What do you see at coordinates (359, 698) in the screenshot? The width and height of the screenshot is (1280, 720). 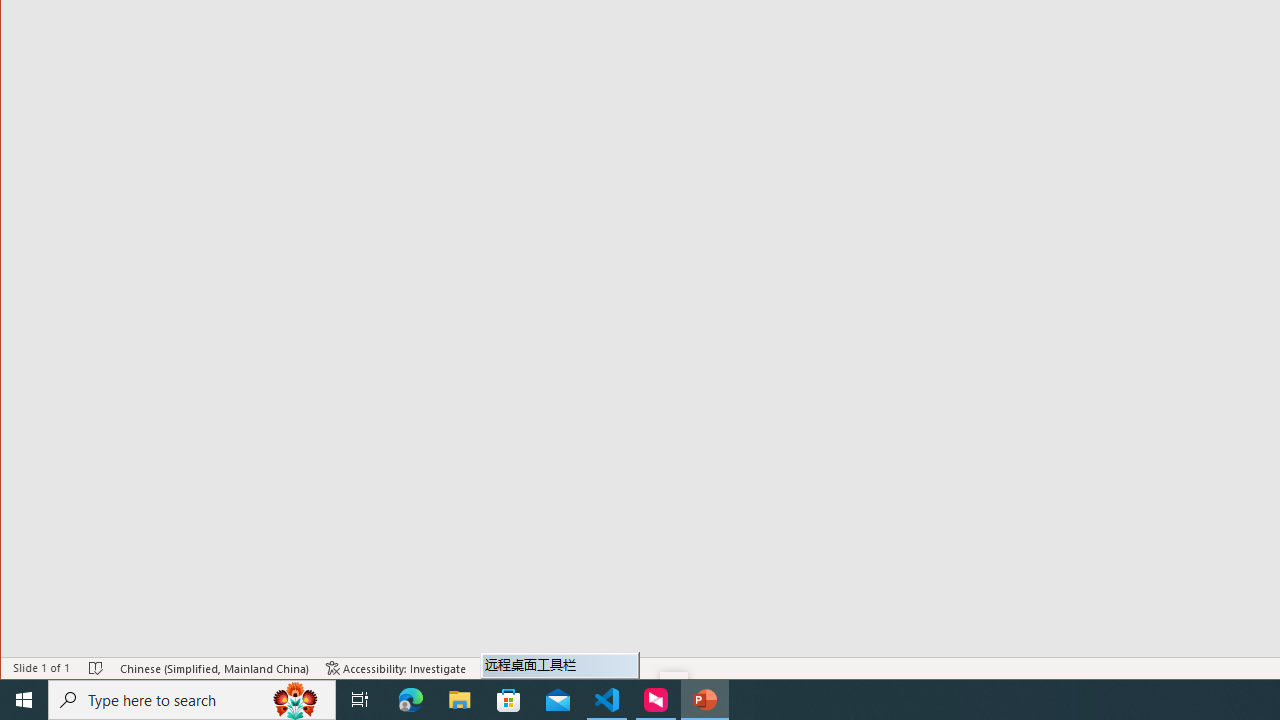 I see `'Task View'` at bounding box center [359, 698].